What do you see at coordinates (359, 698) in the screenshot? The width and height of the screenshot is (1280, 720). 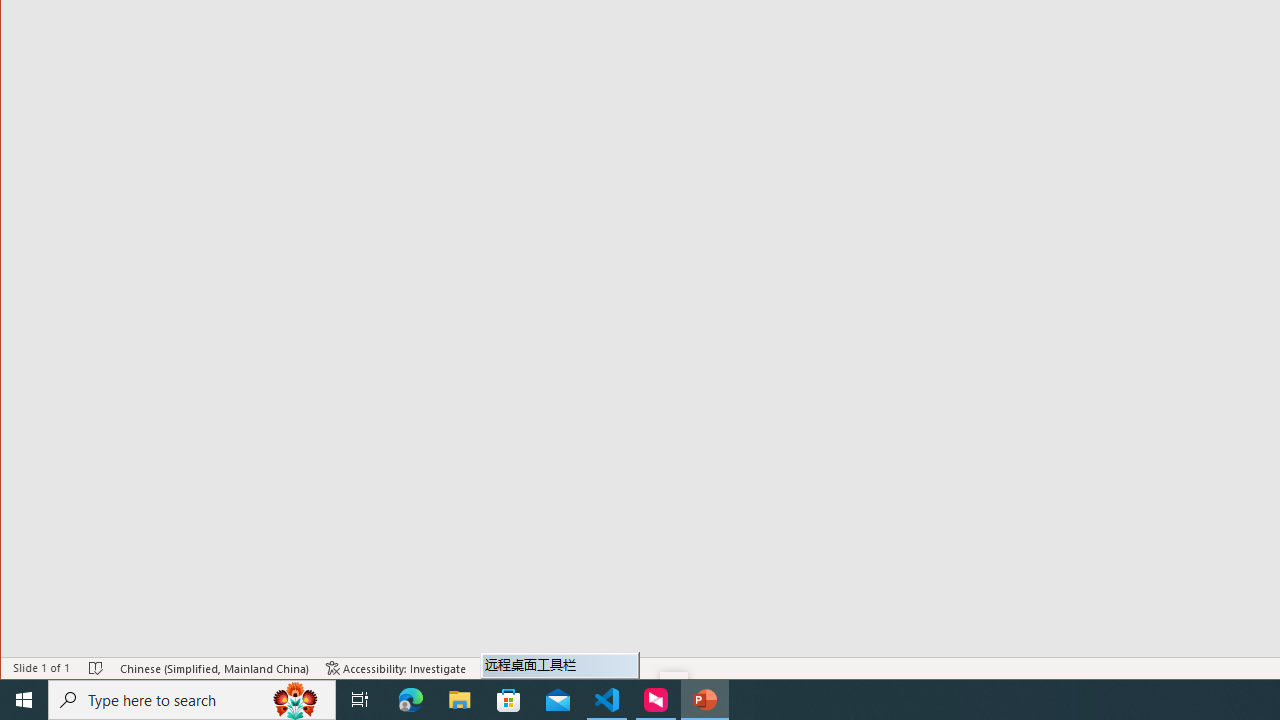 I see `'Task View'` at bounding box center [359, 698].